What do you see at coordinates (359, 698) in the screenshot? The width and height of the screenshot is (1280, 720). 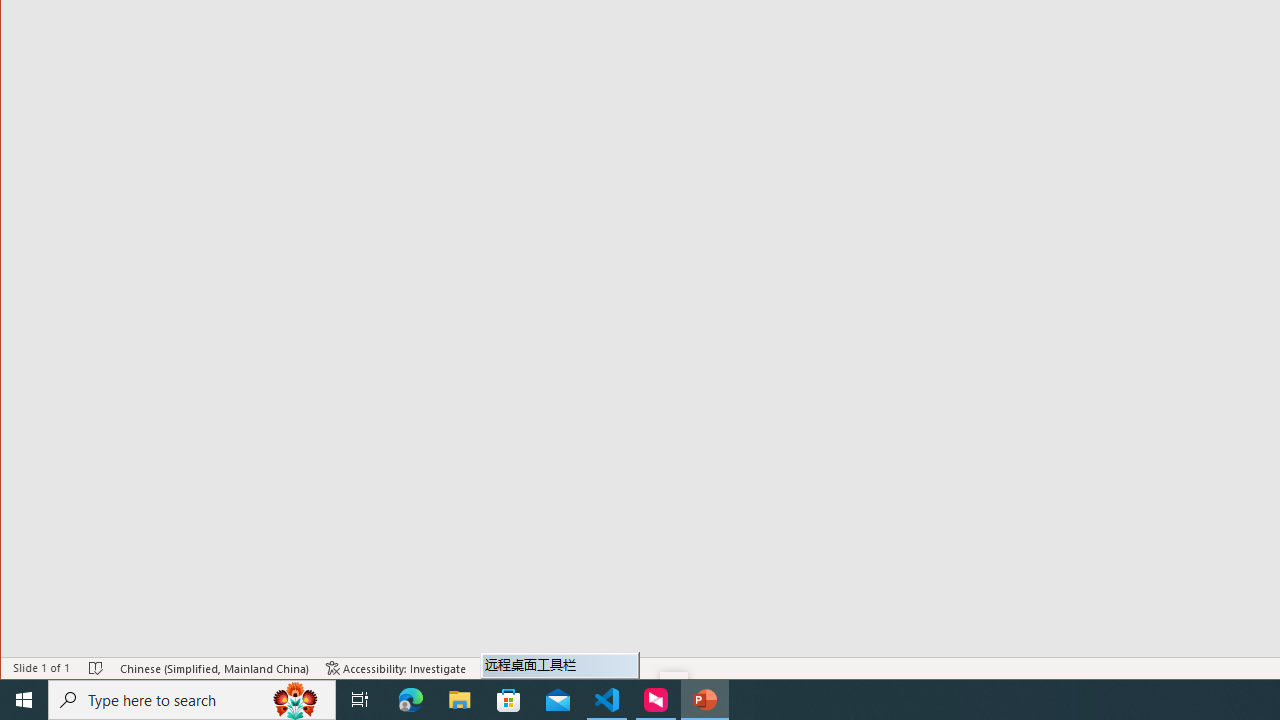 I see `'Task View'` at bounding box center [359, 698].